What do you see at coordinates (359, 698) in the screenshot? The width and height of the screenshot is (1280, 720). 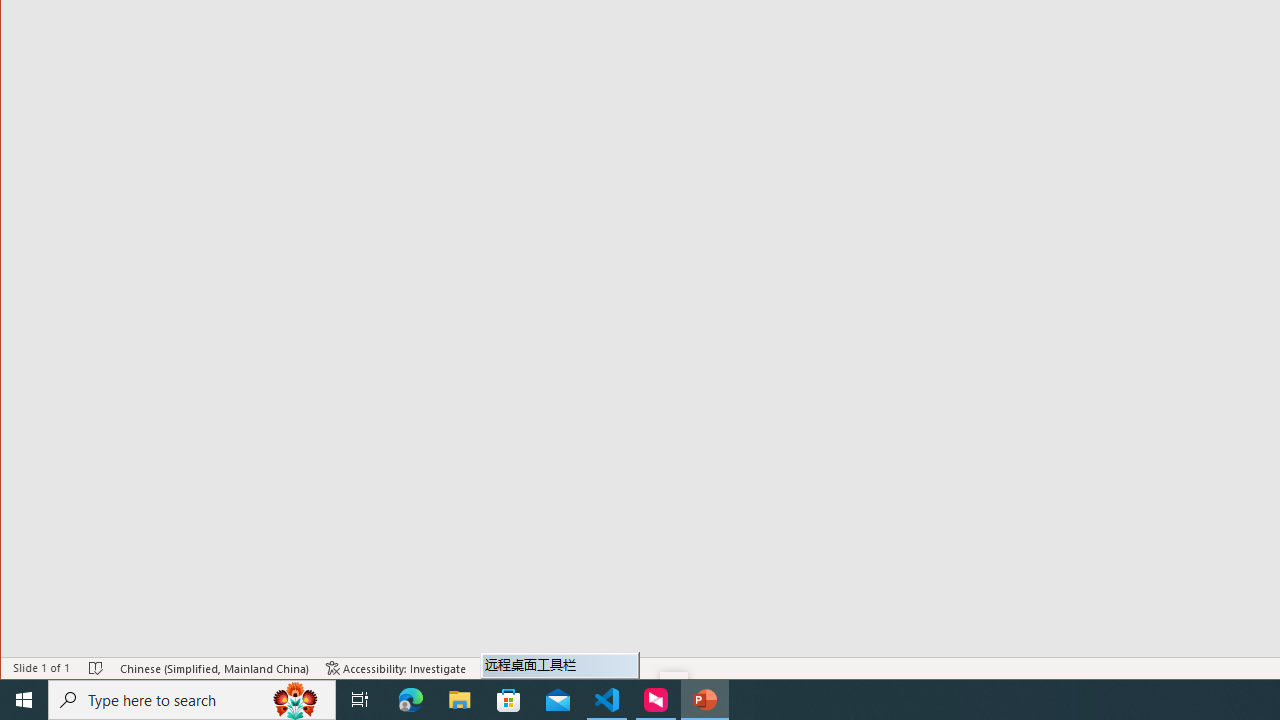 I see `'Task View'` at bounding box center [359, 698].